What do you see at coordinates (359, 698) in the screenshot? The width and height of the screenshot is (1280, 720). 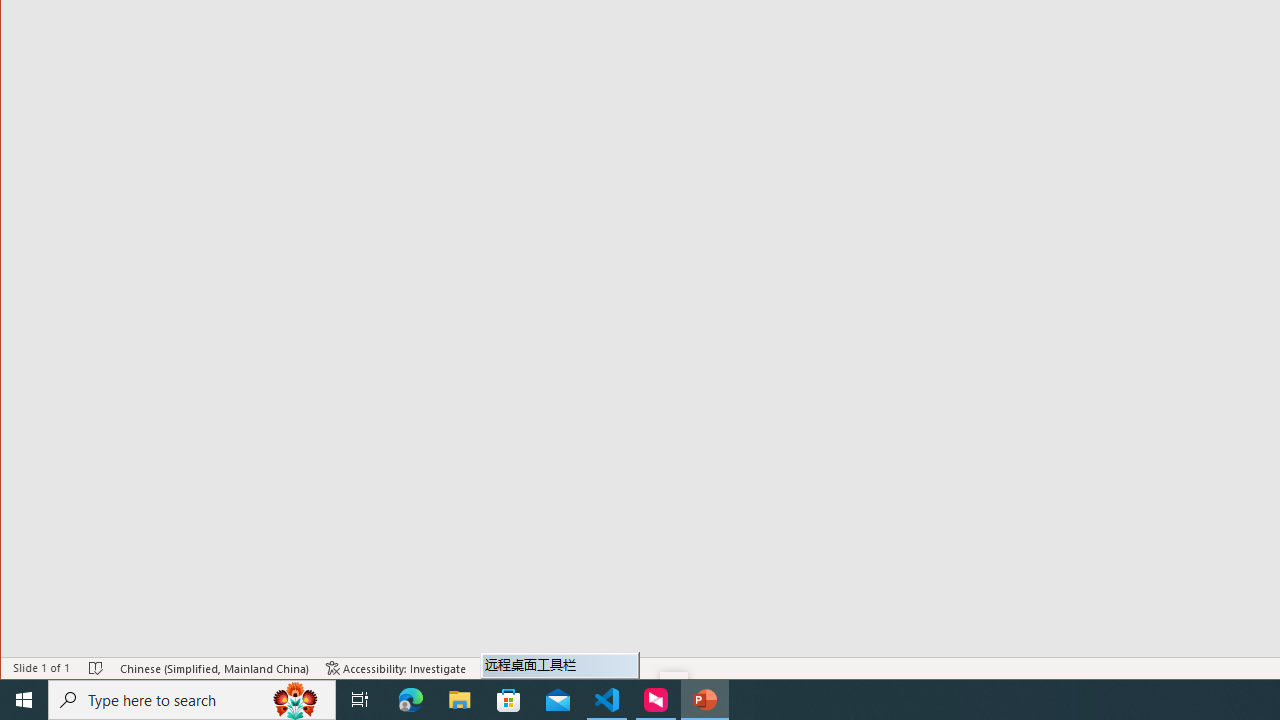 I see `'Task View'` at bounding box center [359, 698].